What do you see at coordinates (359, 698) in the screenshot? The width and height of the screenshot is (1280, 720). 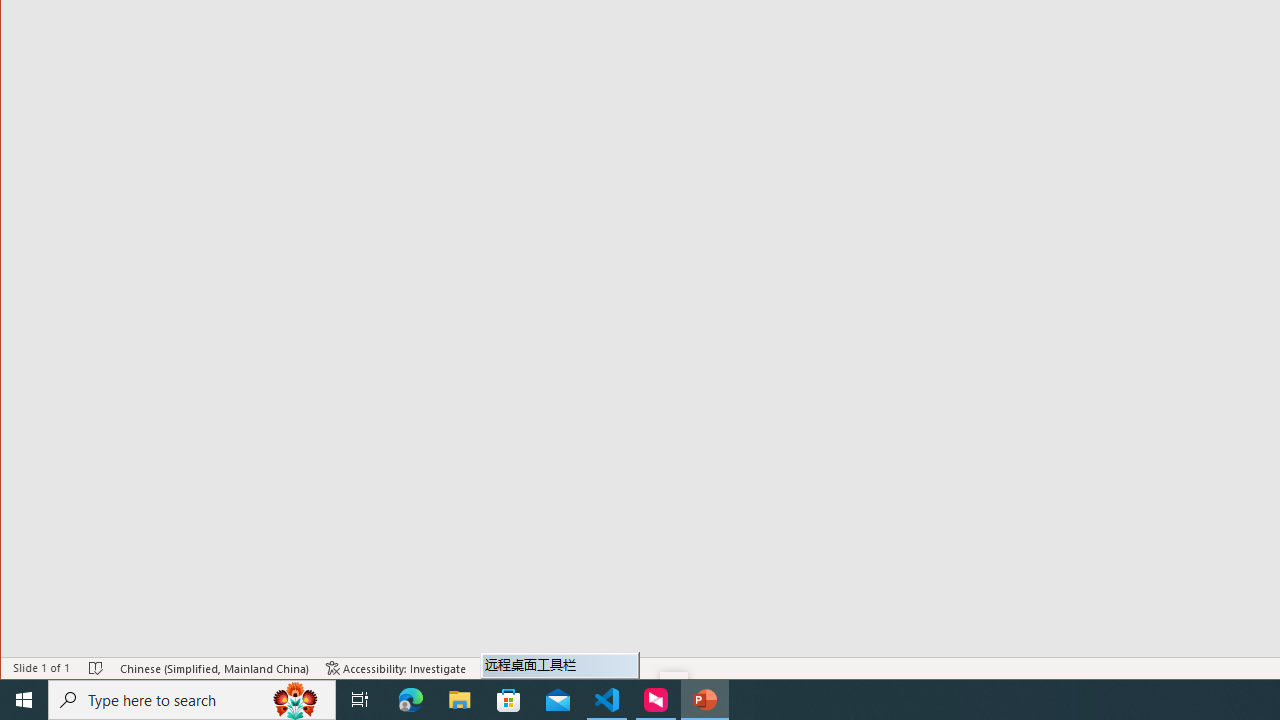 I see `'Task View'` at bounding box center [359, 698].